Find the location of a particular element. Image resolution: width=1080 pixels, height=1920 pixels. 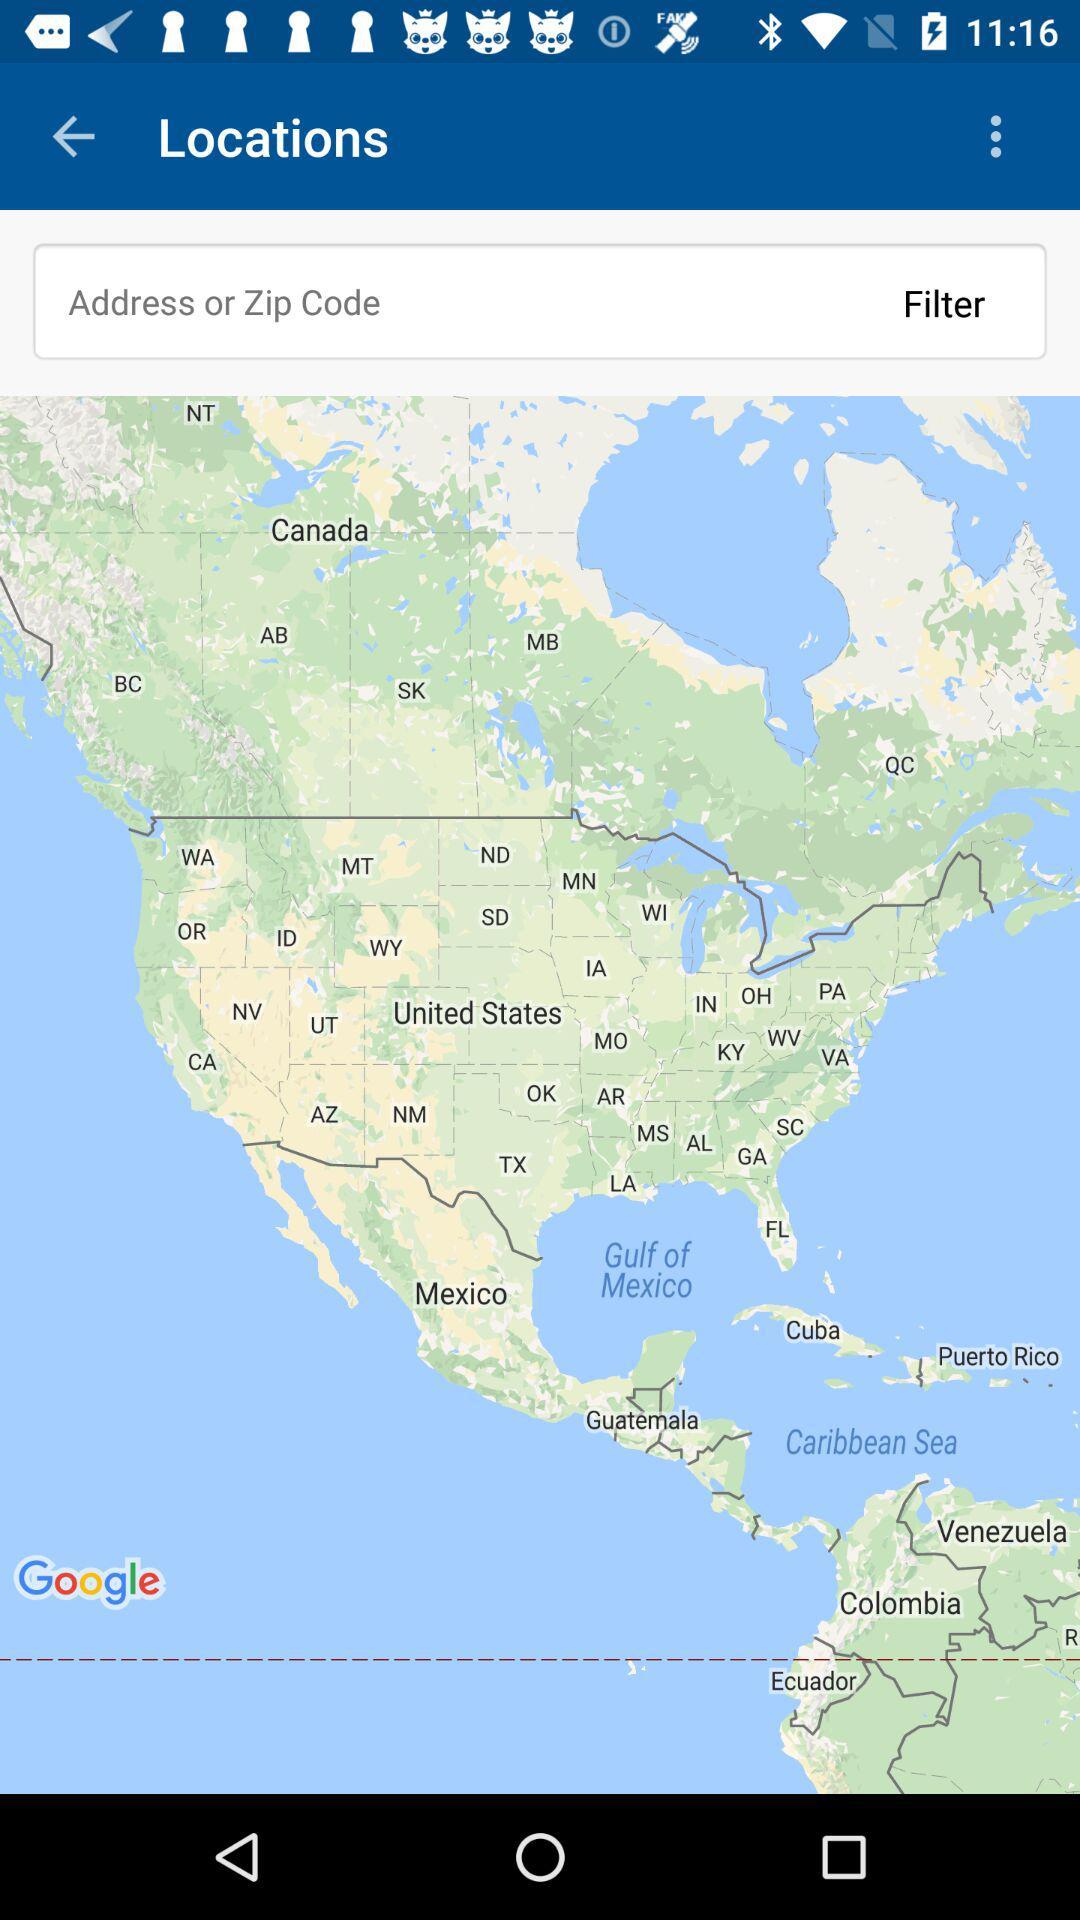

app to the right of the locations icon is located at coordinates (1001, 135).